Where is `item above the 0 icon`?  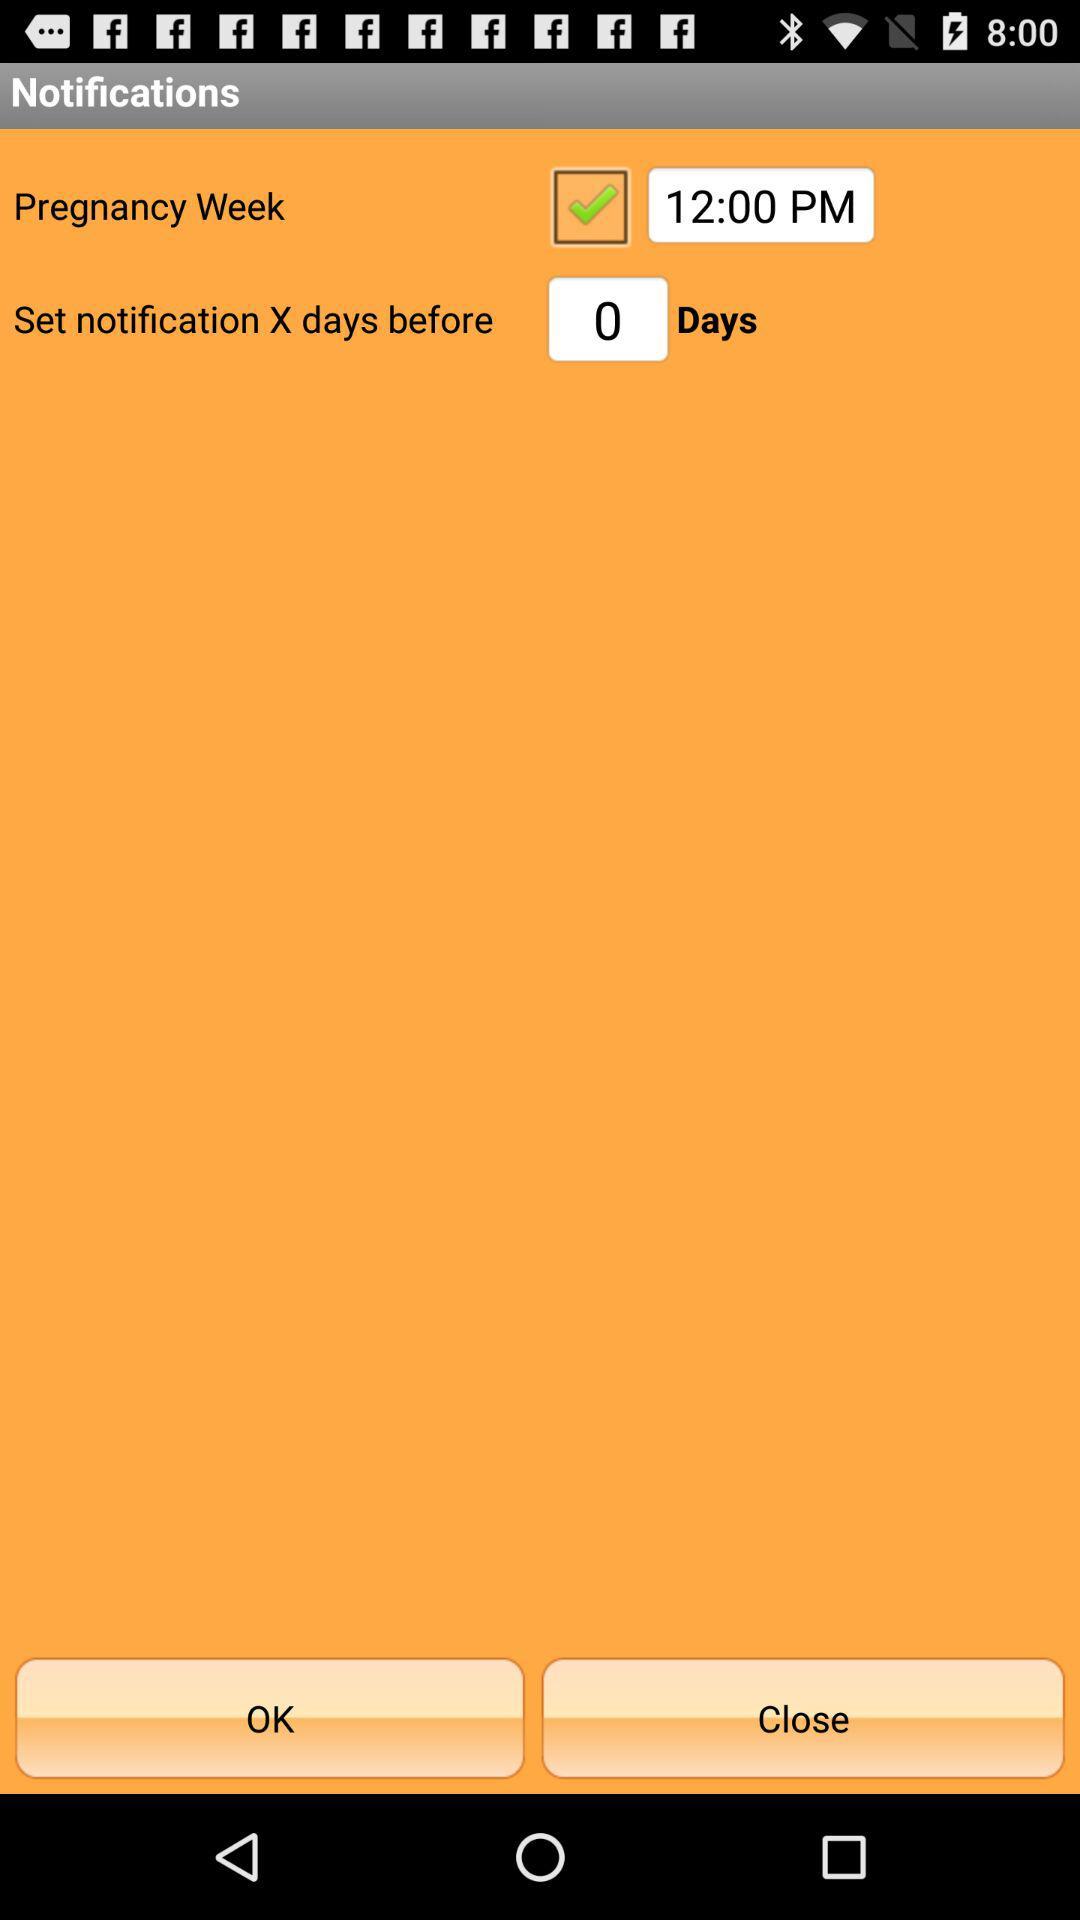
item above the 0 icon is located at coordinates (588, 205).